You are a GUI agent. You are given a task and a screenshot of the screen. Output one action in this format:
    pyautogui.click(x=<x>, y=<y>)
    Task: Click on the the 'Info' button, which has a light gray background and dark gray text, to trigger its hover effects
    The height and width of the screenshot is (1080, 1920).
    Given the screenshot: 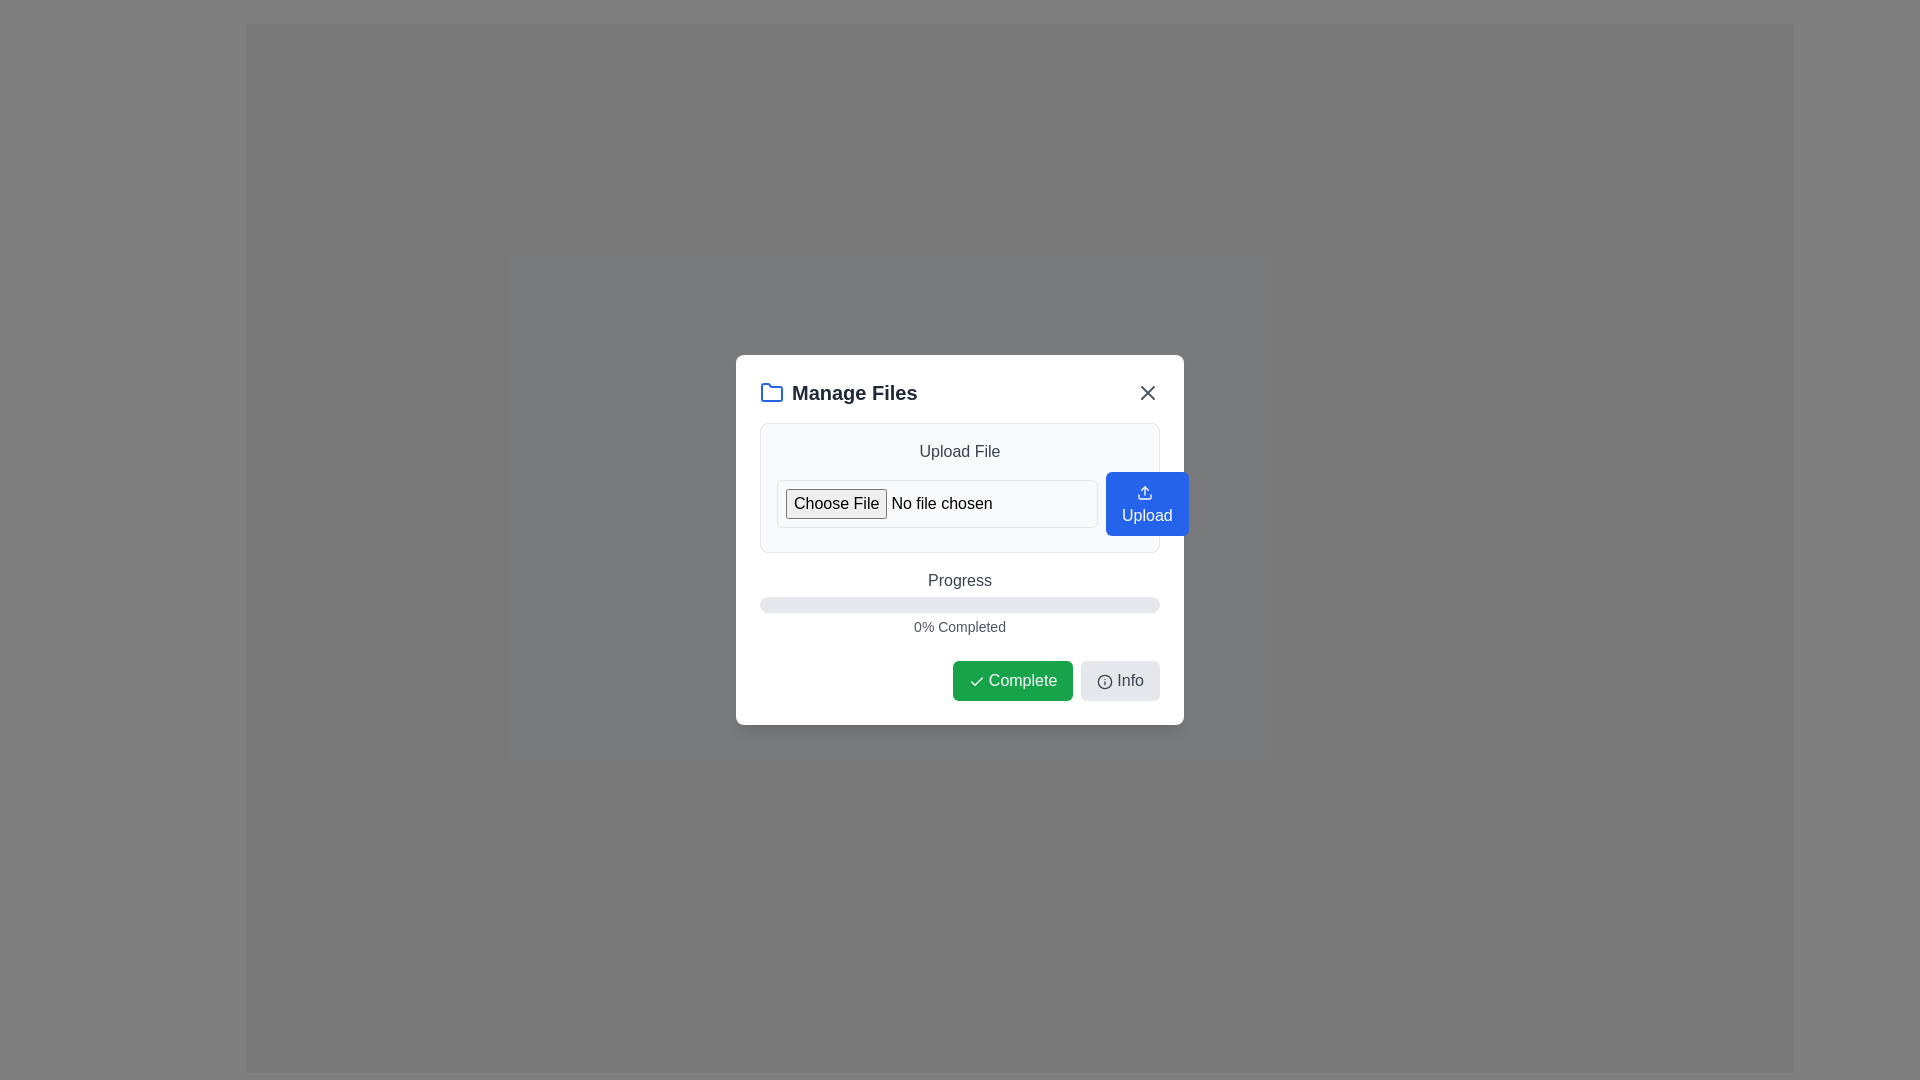 What is the action you would take?
    pyautogui.click(x=1120, y=680)
    